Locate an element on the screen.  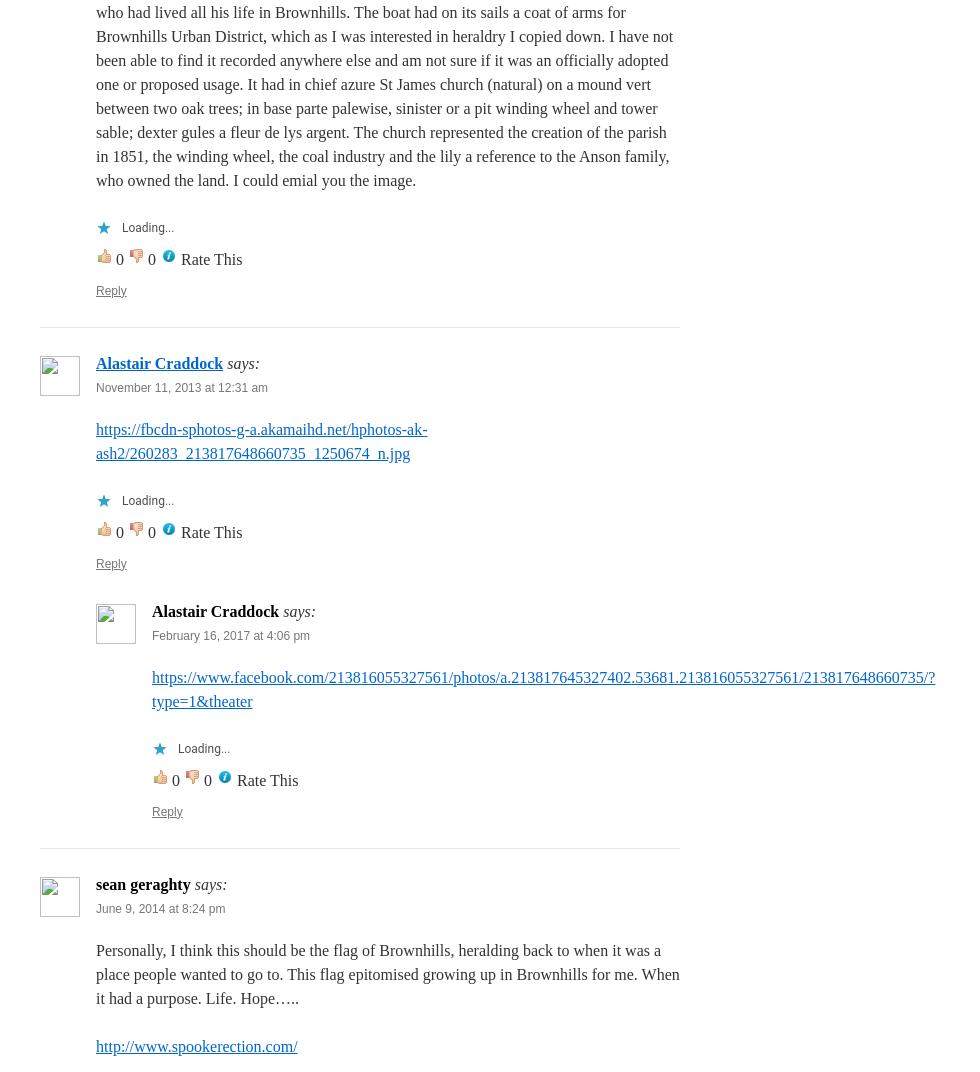
'https://www.facebook.com/213816055327561/photos/a.213817645327402.53681.213816055327561/213817648660735/?type=1&theater' is located at coordinates (151, 687).